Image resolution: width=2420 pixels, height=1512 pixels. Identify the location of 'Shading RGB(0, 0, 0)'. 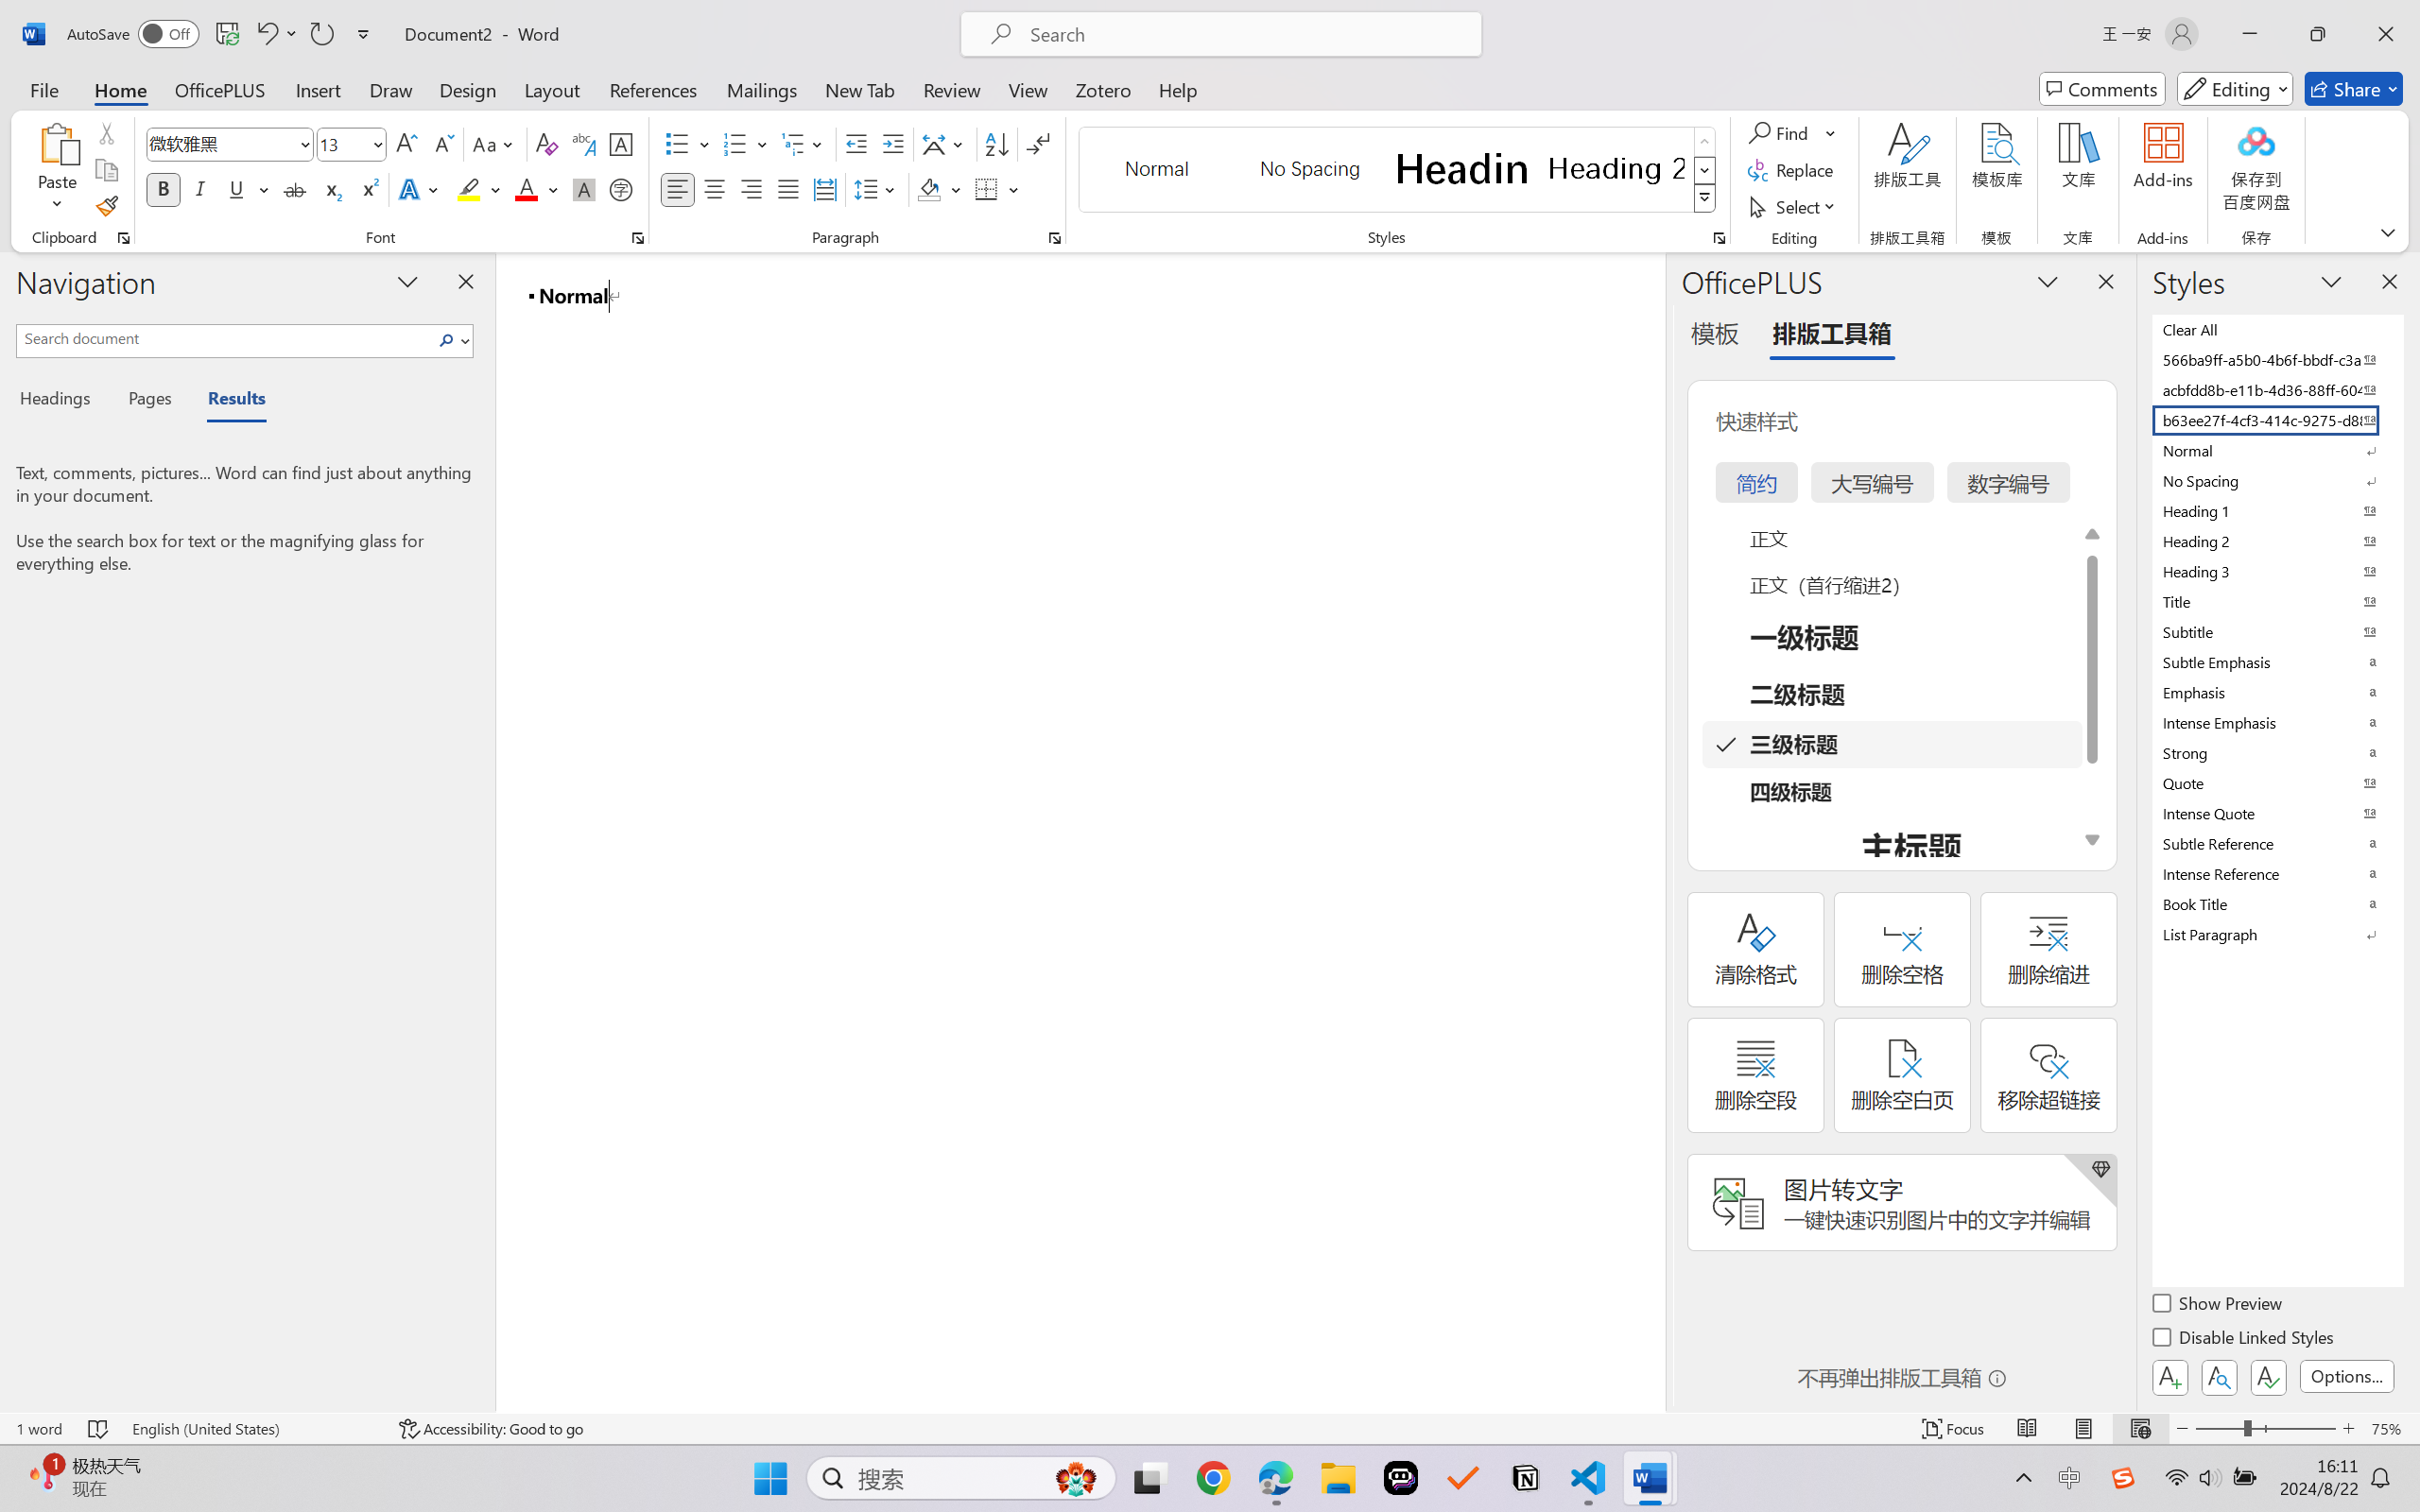
(928, 188).